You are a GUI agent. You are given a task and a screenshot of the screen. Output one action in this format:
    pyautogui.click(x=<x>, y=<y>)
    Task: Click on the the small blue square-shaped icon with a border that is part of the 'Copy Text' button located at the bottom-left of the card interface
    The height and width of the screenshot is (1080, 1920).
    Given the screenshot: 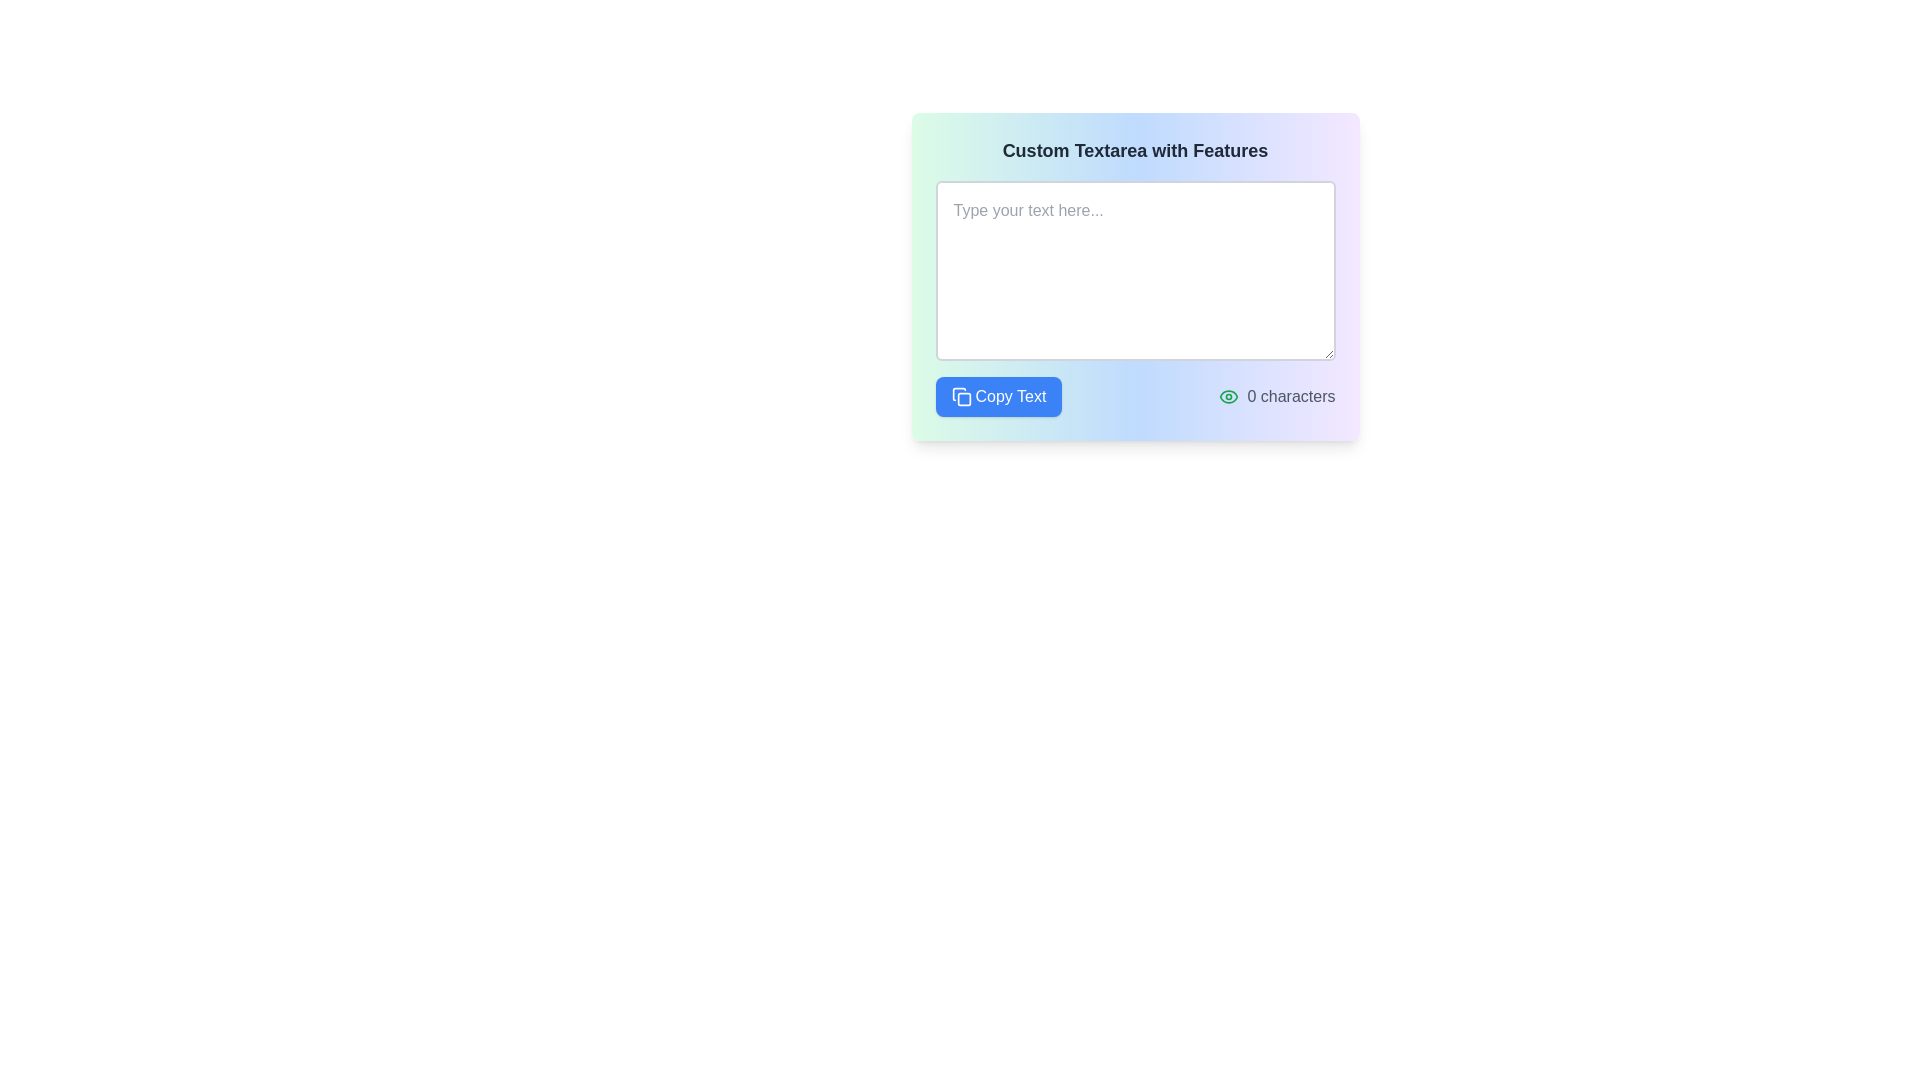 What is the action you would take?
    pyautogui.click(x=961, y=397)
    